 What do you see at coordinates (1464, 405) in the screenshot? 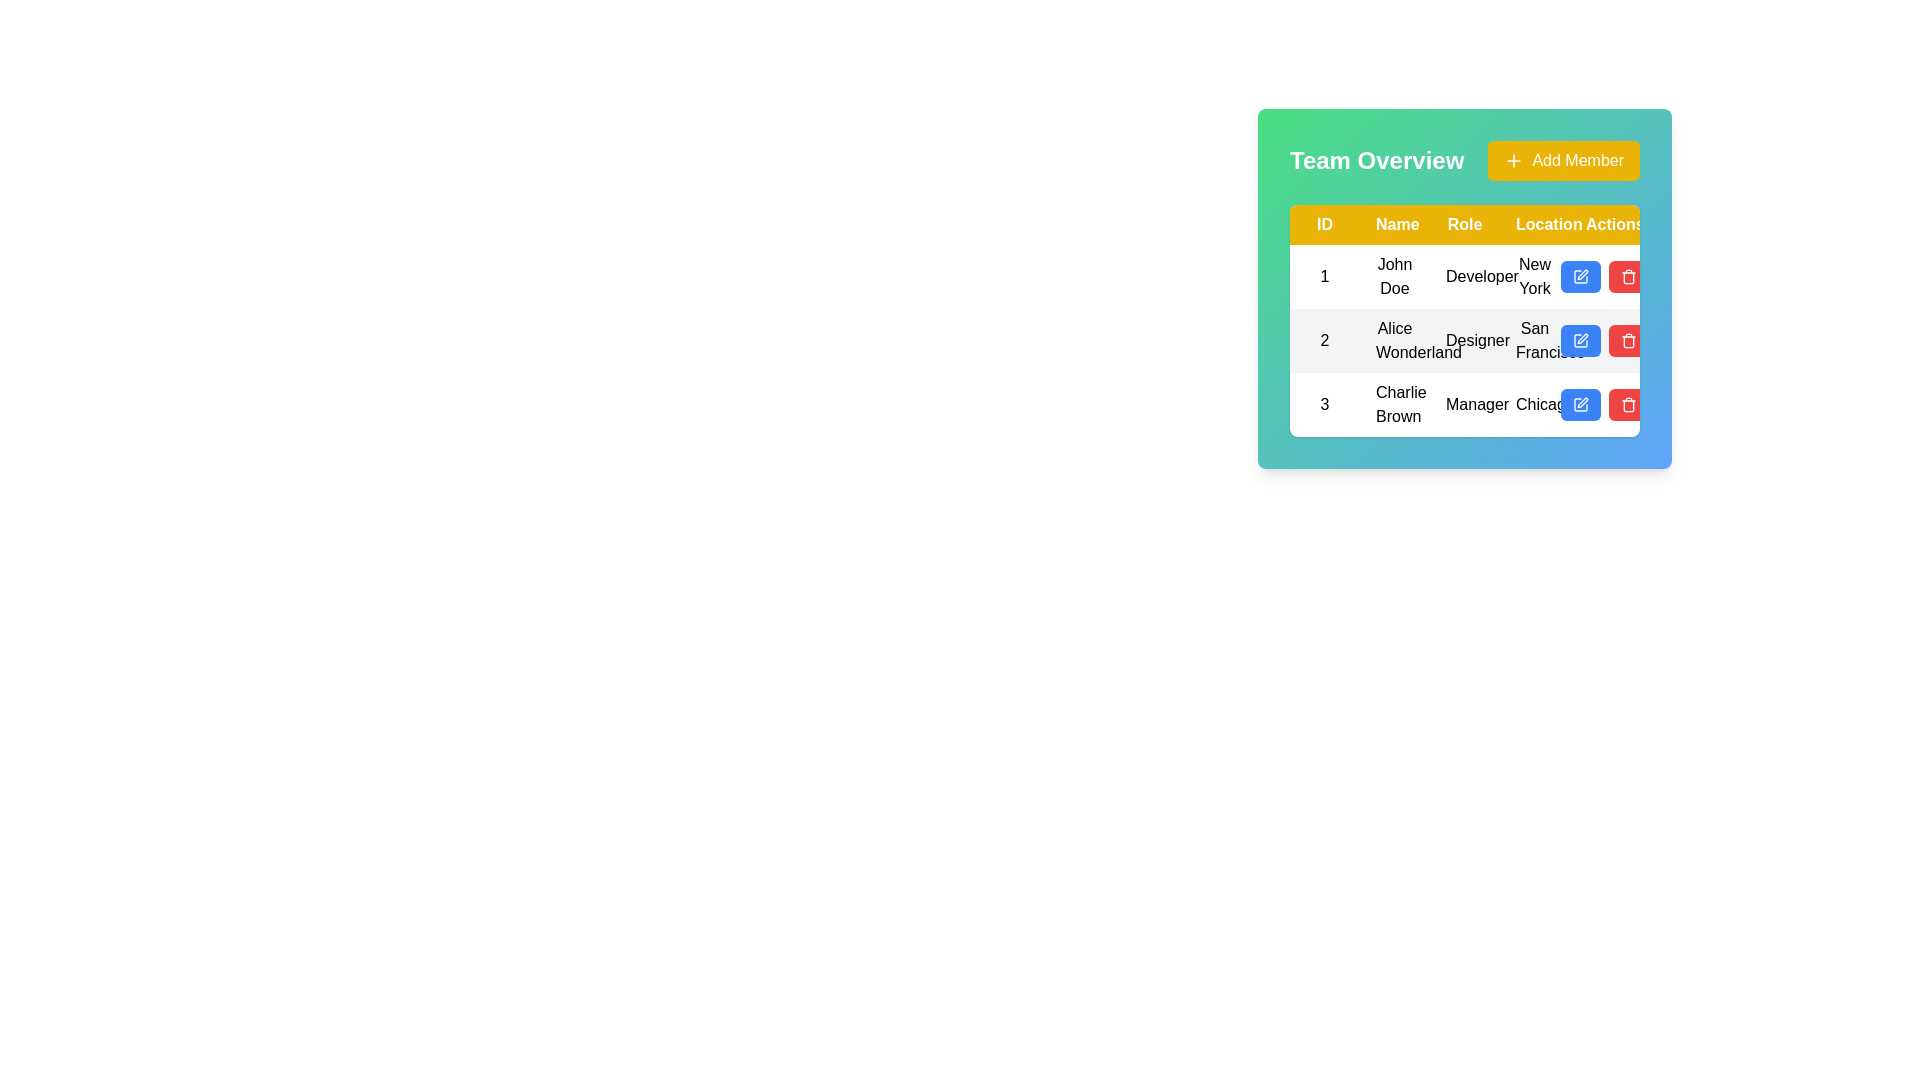
I see `the third row of the team members table, which includes text data and action icons` at bounding box center [1464, 405].